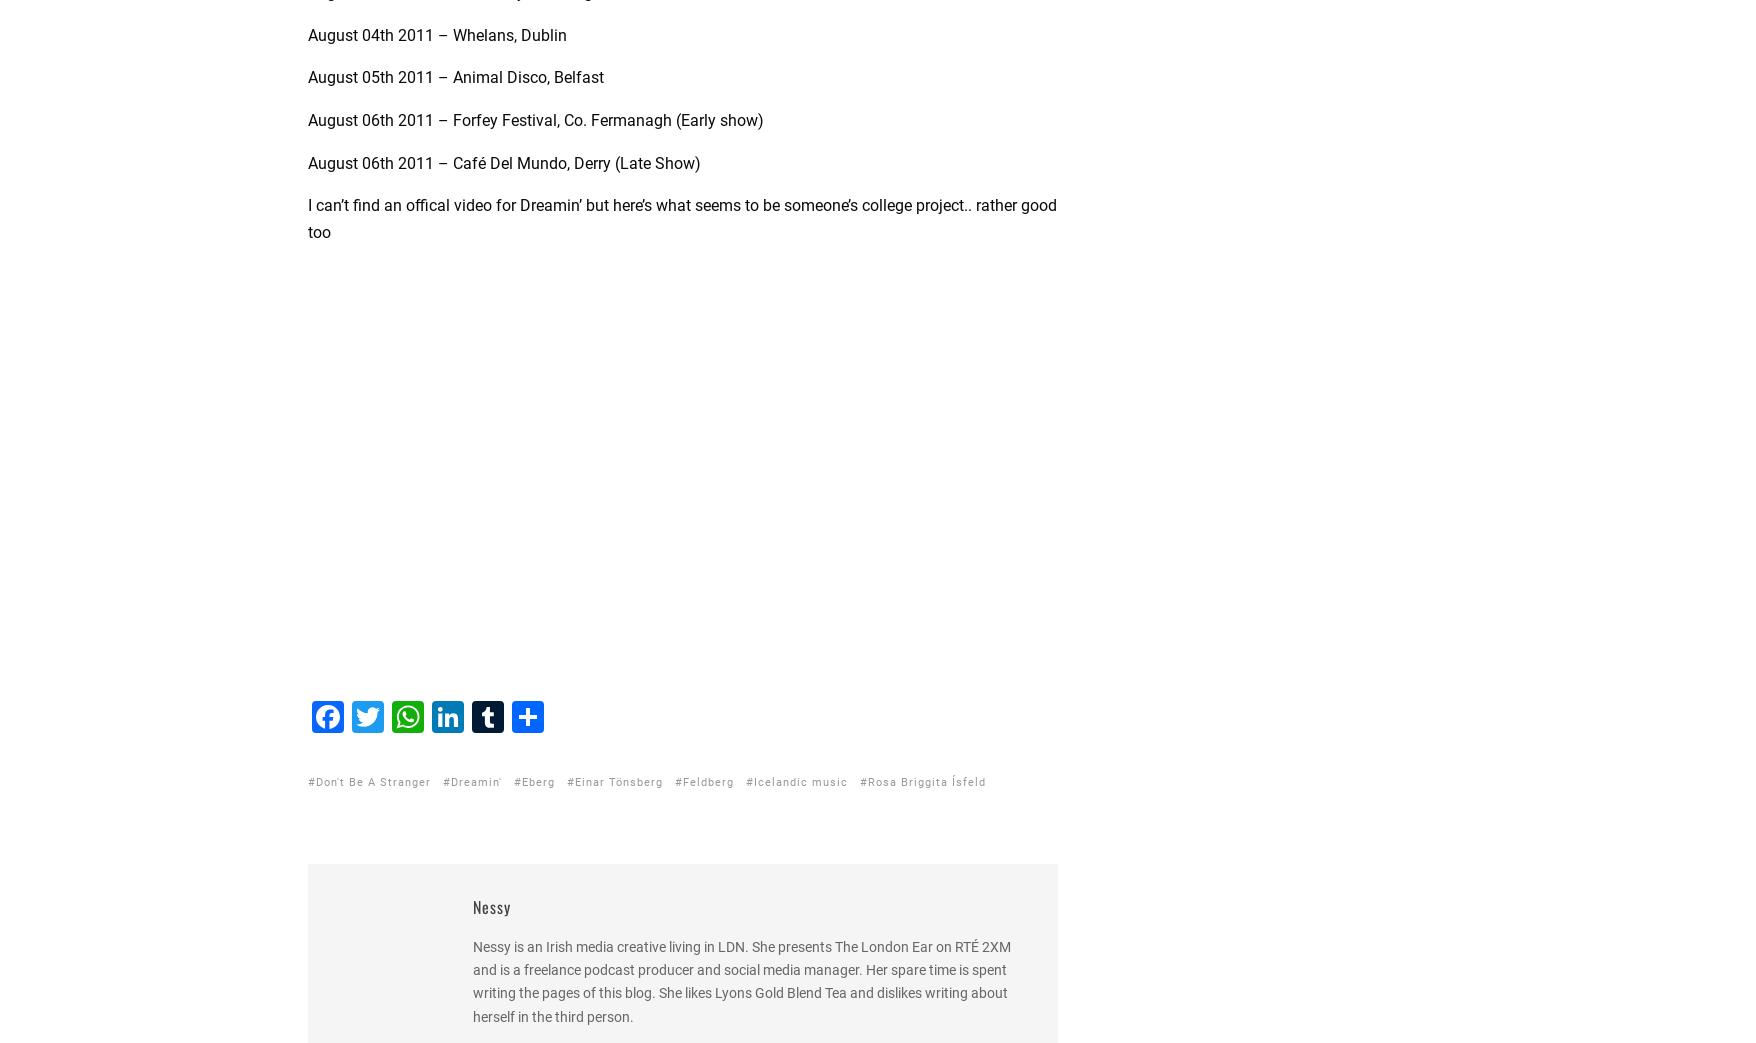 Image resolution: width=1756 pixels, height=1043 pixels. Describe the element at coordinates (473, 905) in the screenshot. I see `'Nessy'` at that location.